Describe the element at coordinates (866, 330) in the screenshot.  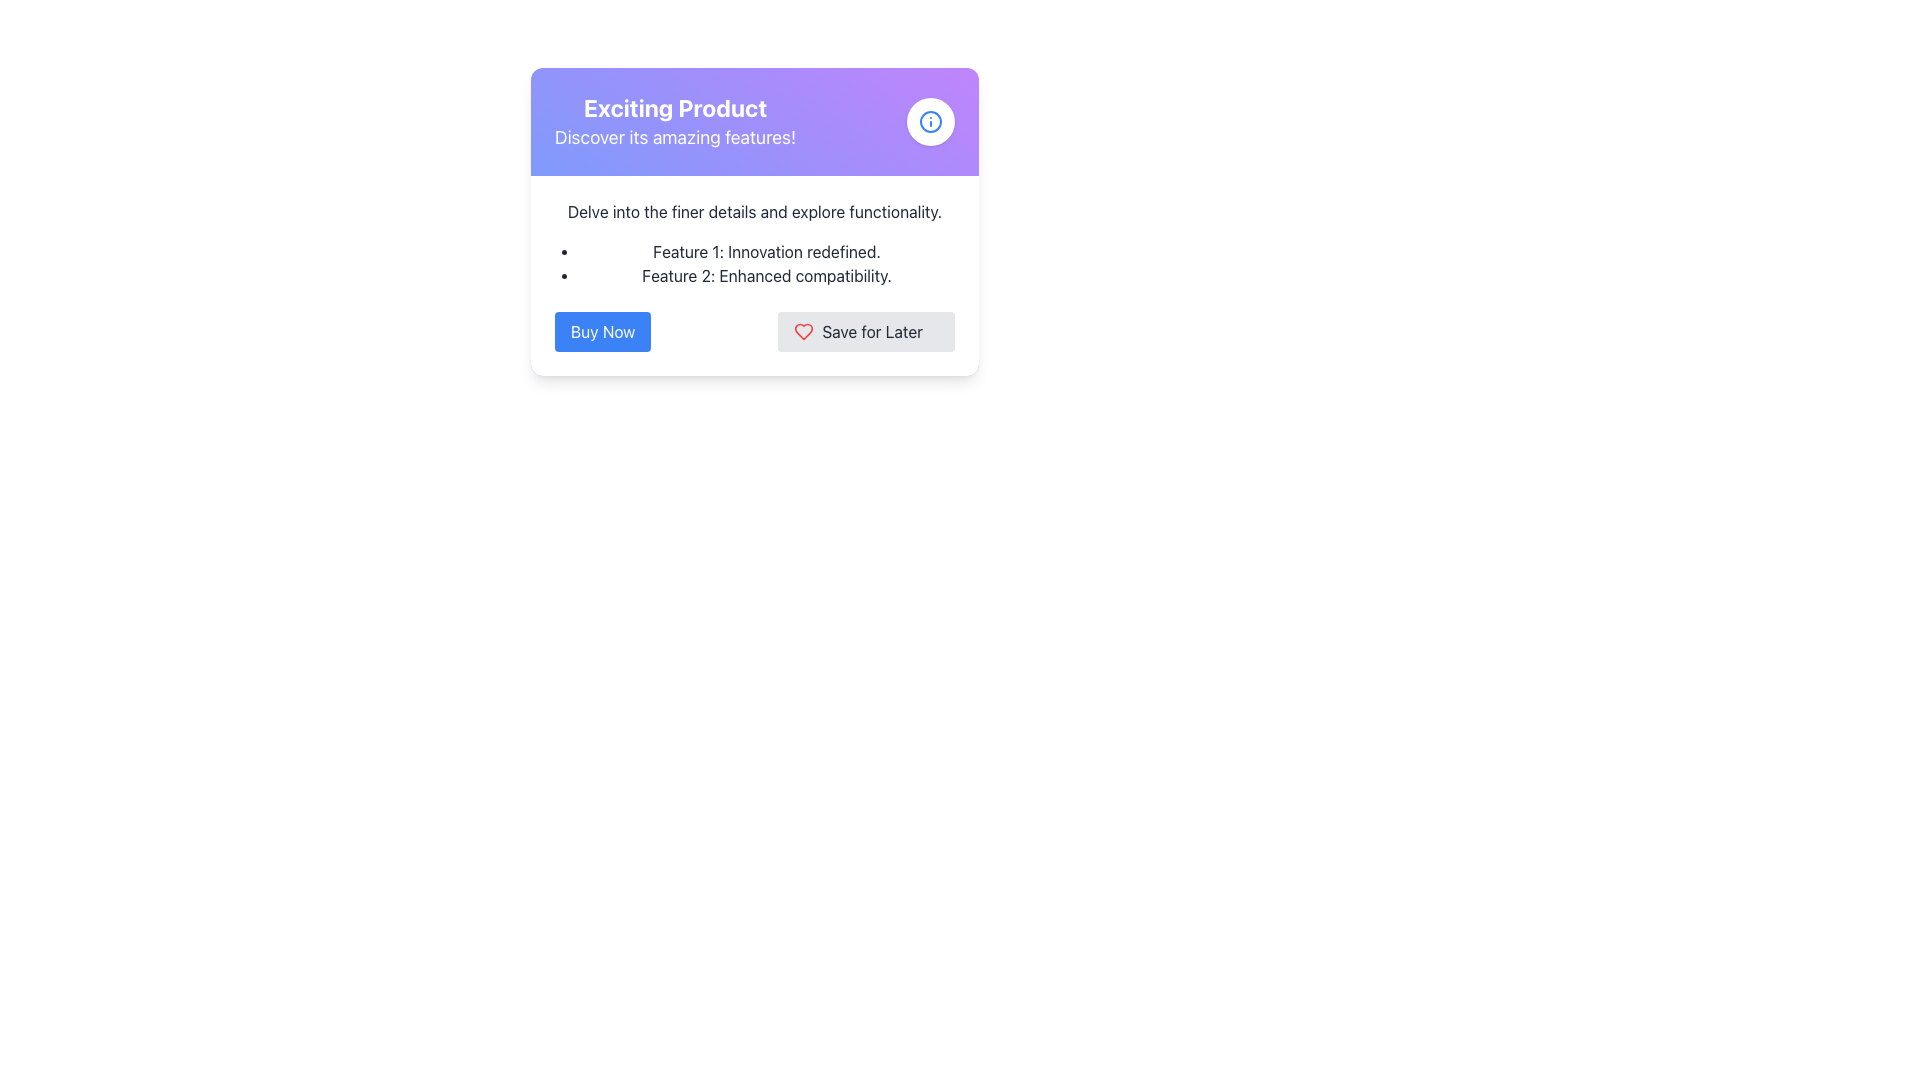
I see `the 'Save for Later' button, which is a rectangular button with rounded corners, a light gray background, a red heart icon on the left, and bold dark text` at that location.